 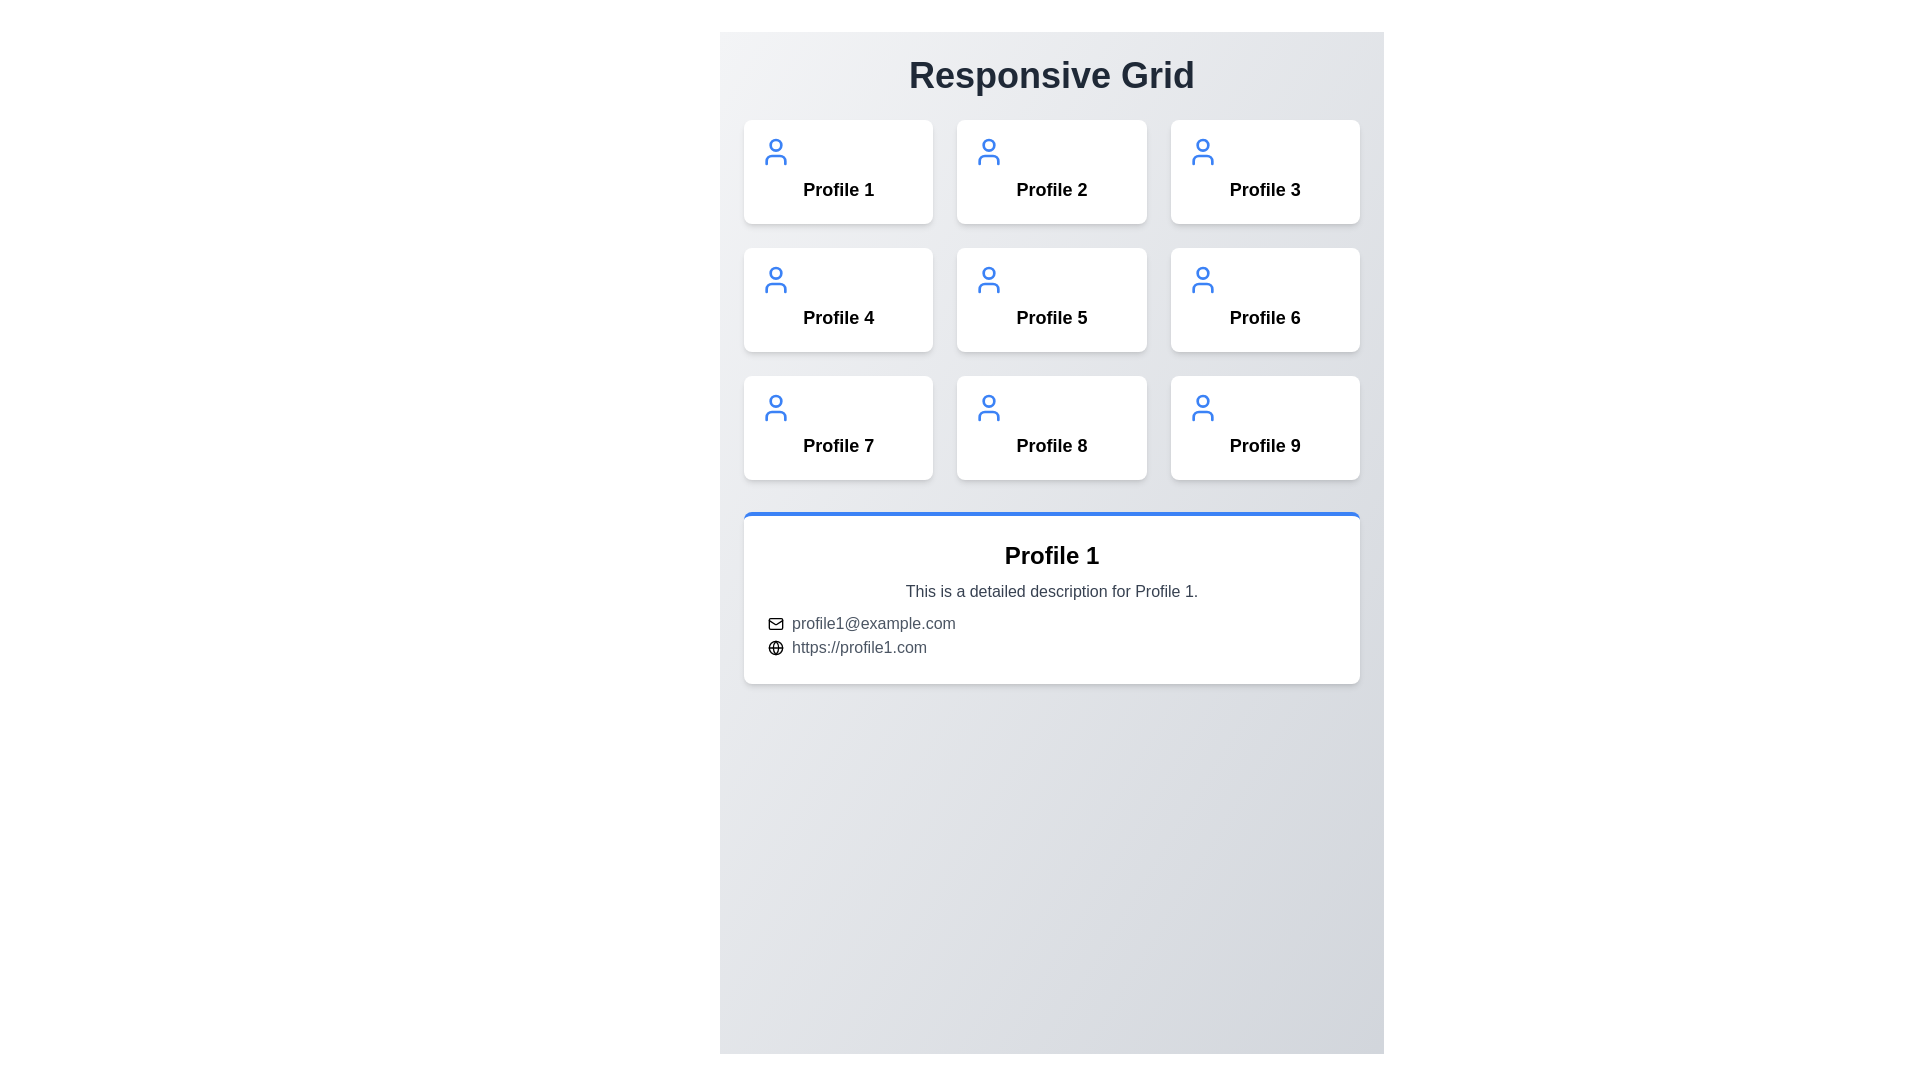 What do you see at coordinates (1050, 189) in the screenshot?
I see `value of the title text in the second card of the grid layout, located in the first row and second column` at bounding box center [1050, 189].